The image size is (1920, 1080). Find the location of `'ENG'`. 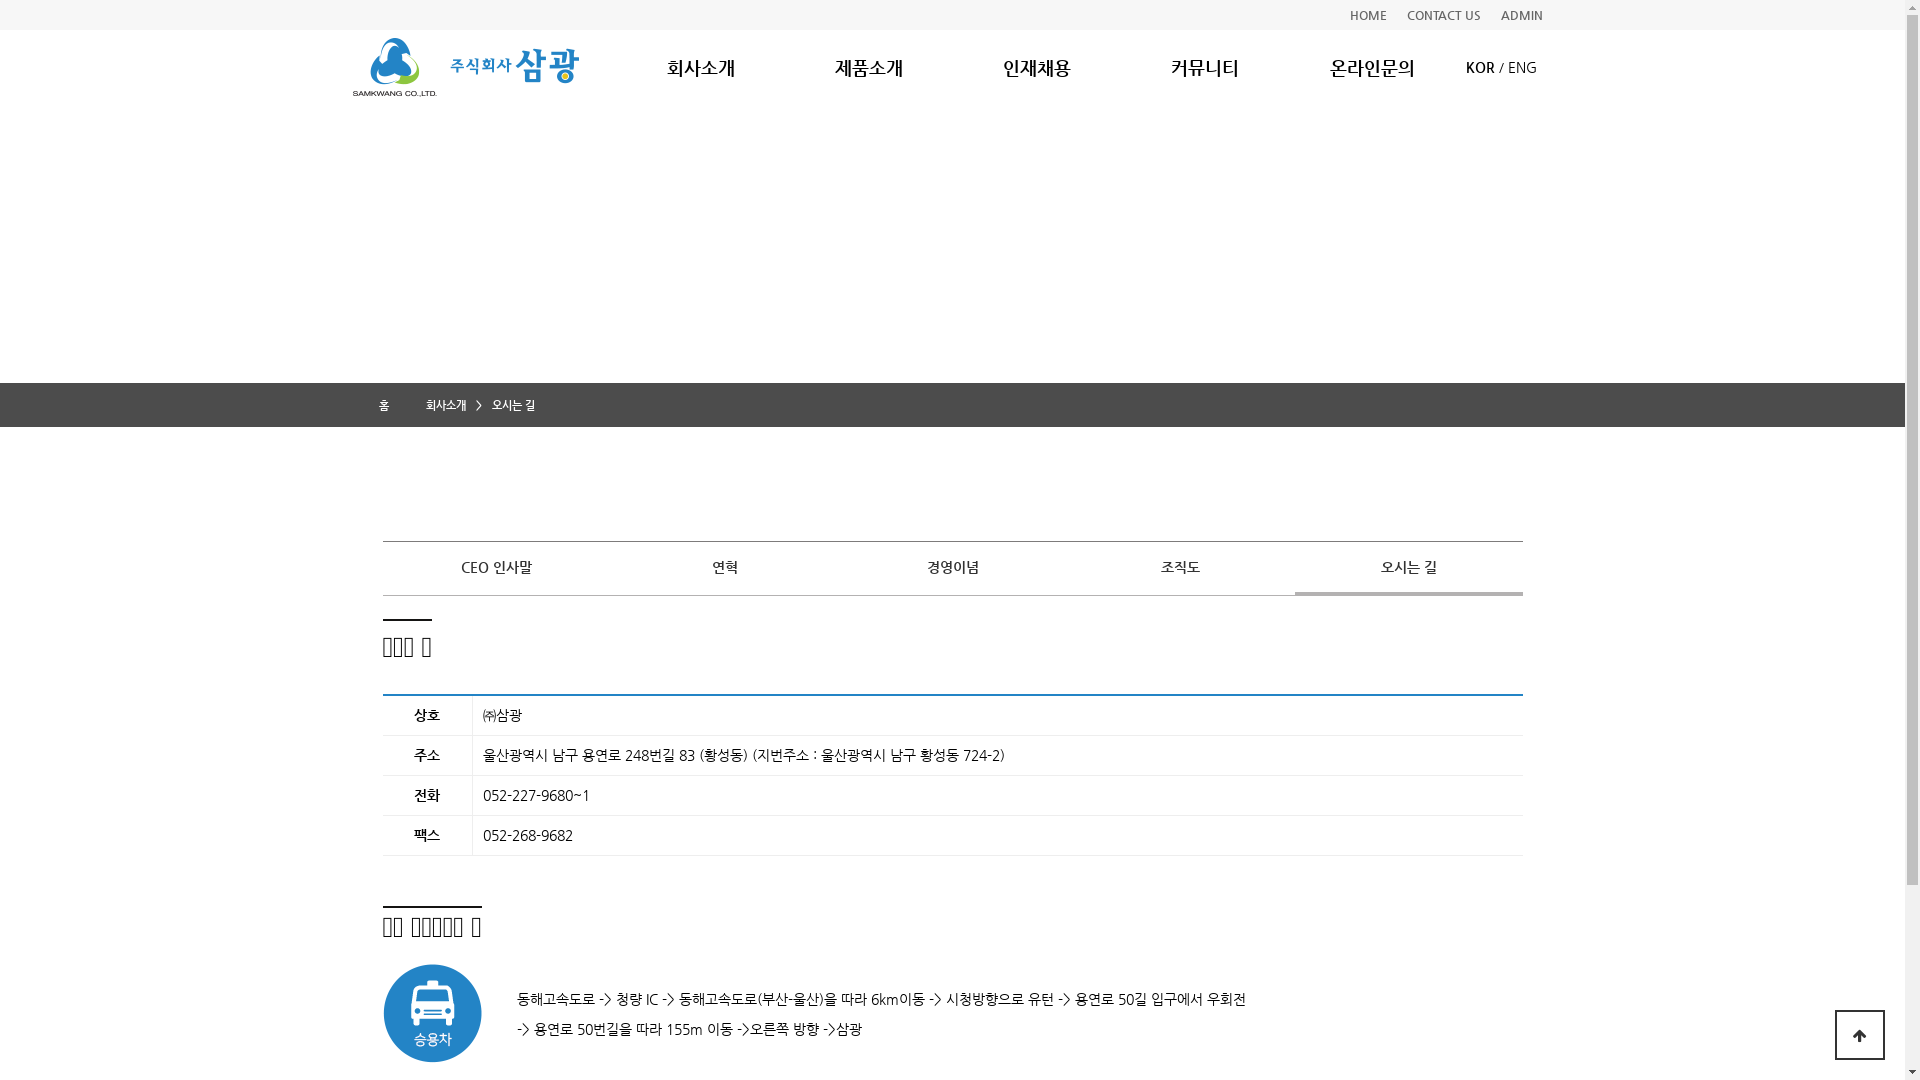

'ENG' is located at coordinates (1521, 65).